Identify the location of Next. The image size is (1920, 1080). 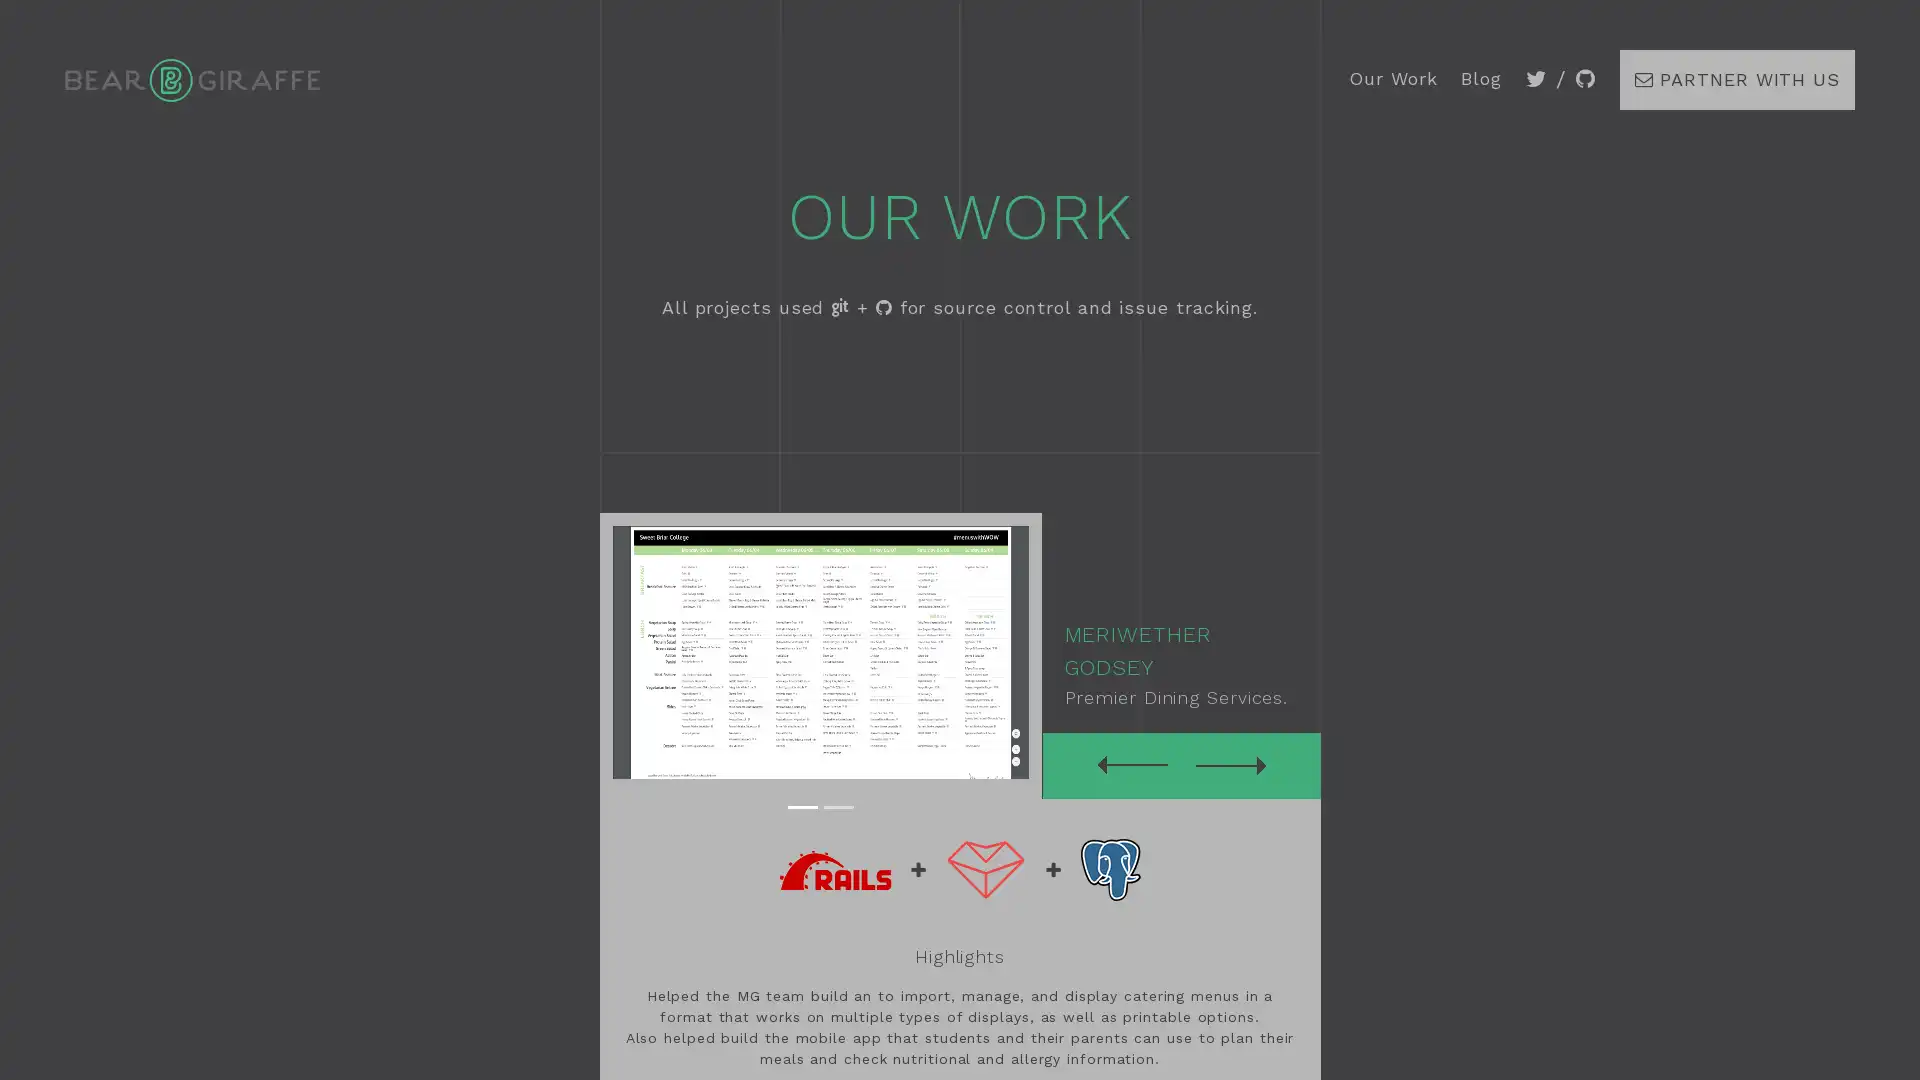
(1249, 764).